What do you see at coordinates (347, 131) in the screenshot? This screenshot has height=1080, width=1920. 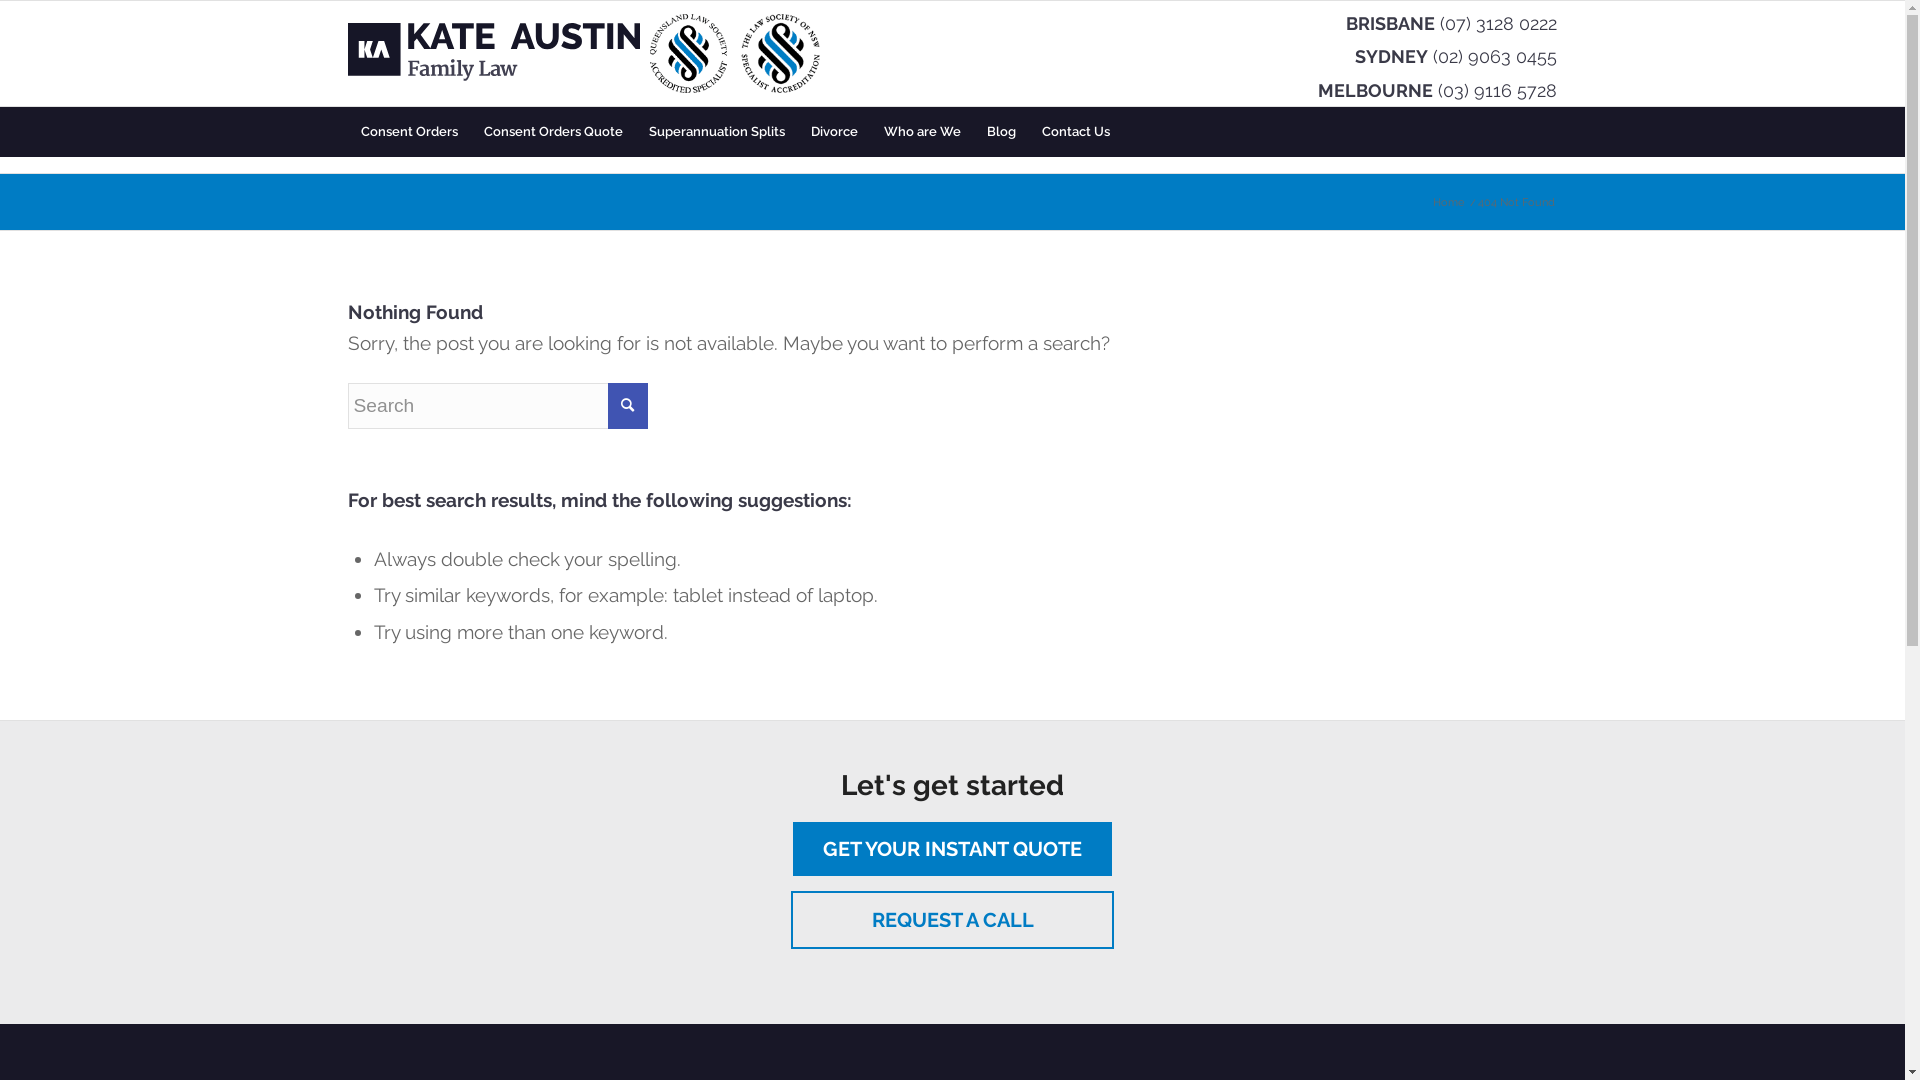 I see `'Consent Orders'` at bounding box center [347, 131].